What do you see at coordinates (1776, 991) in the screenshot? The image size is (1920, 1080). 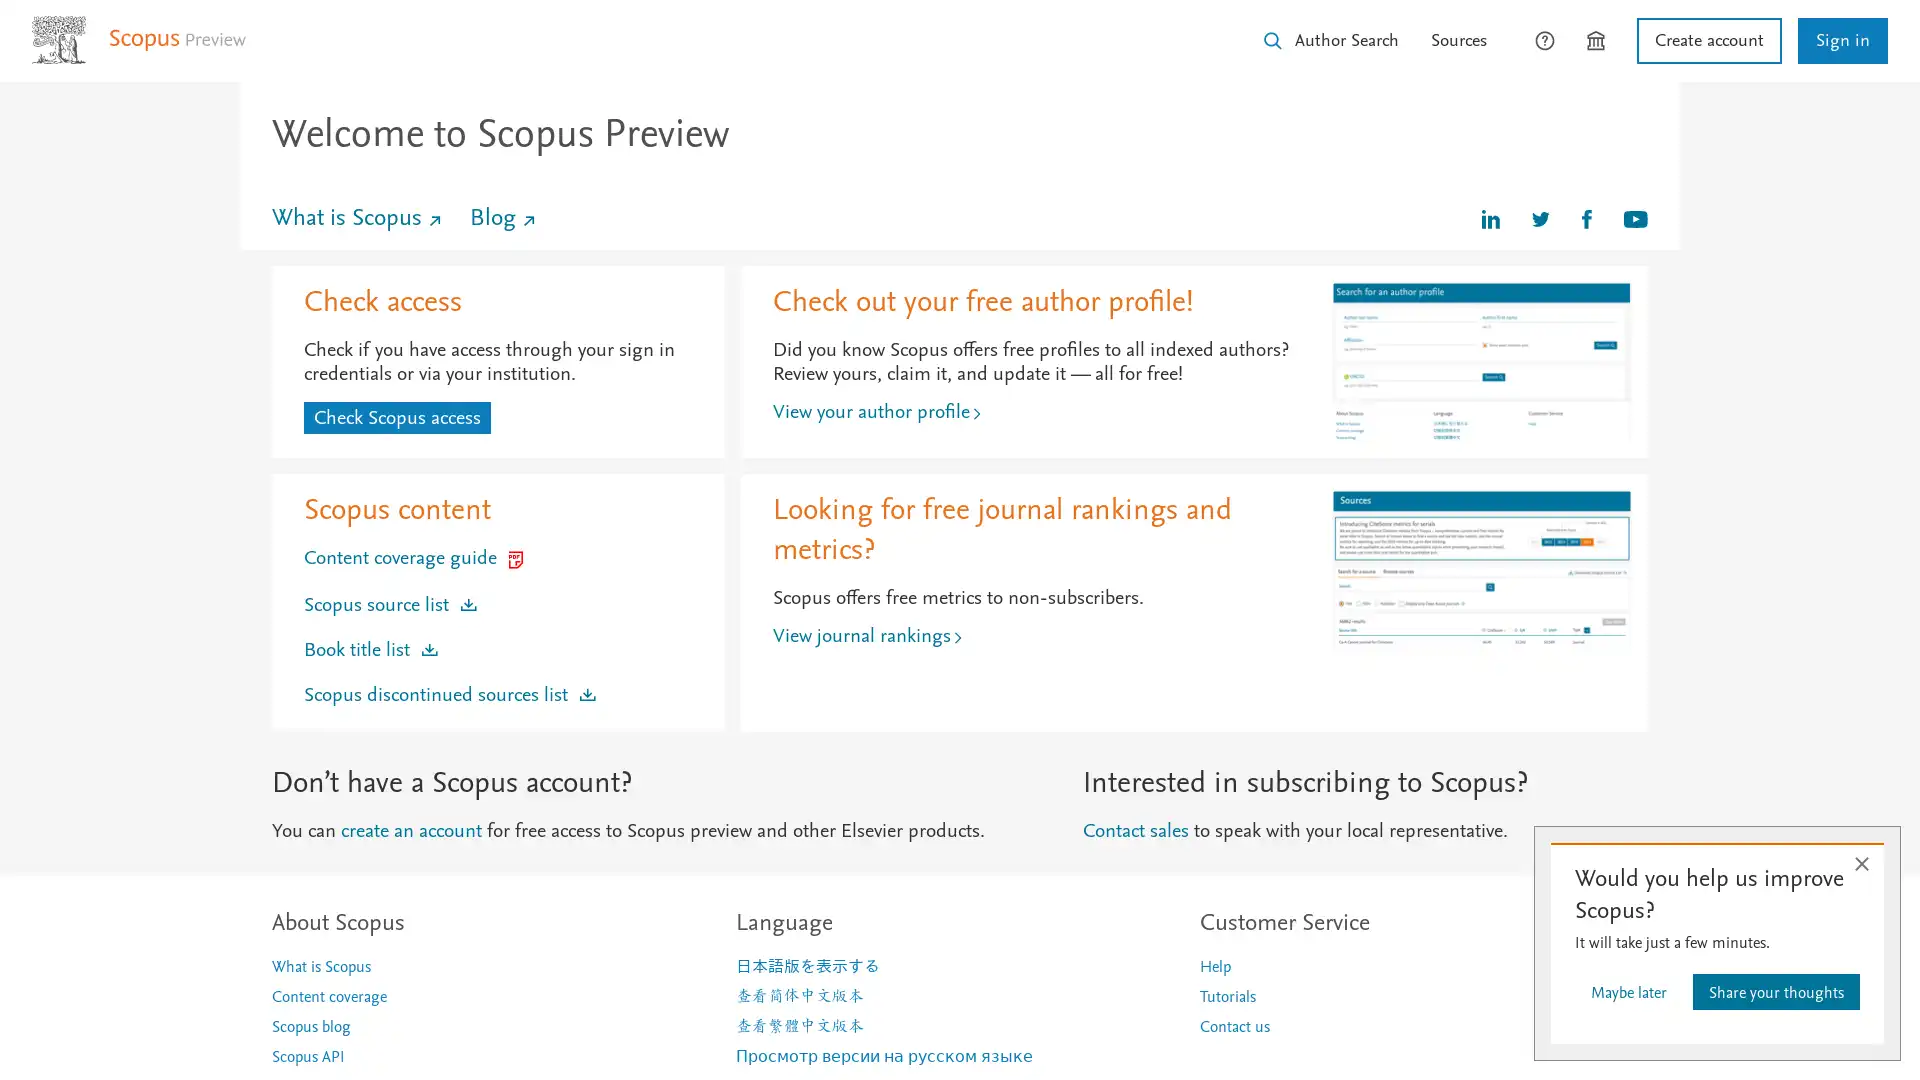 I see `Share your thoughts` at bounding box center [1776, 991].